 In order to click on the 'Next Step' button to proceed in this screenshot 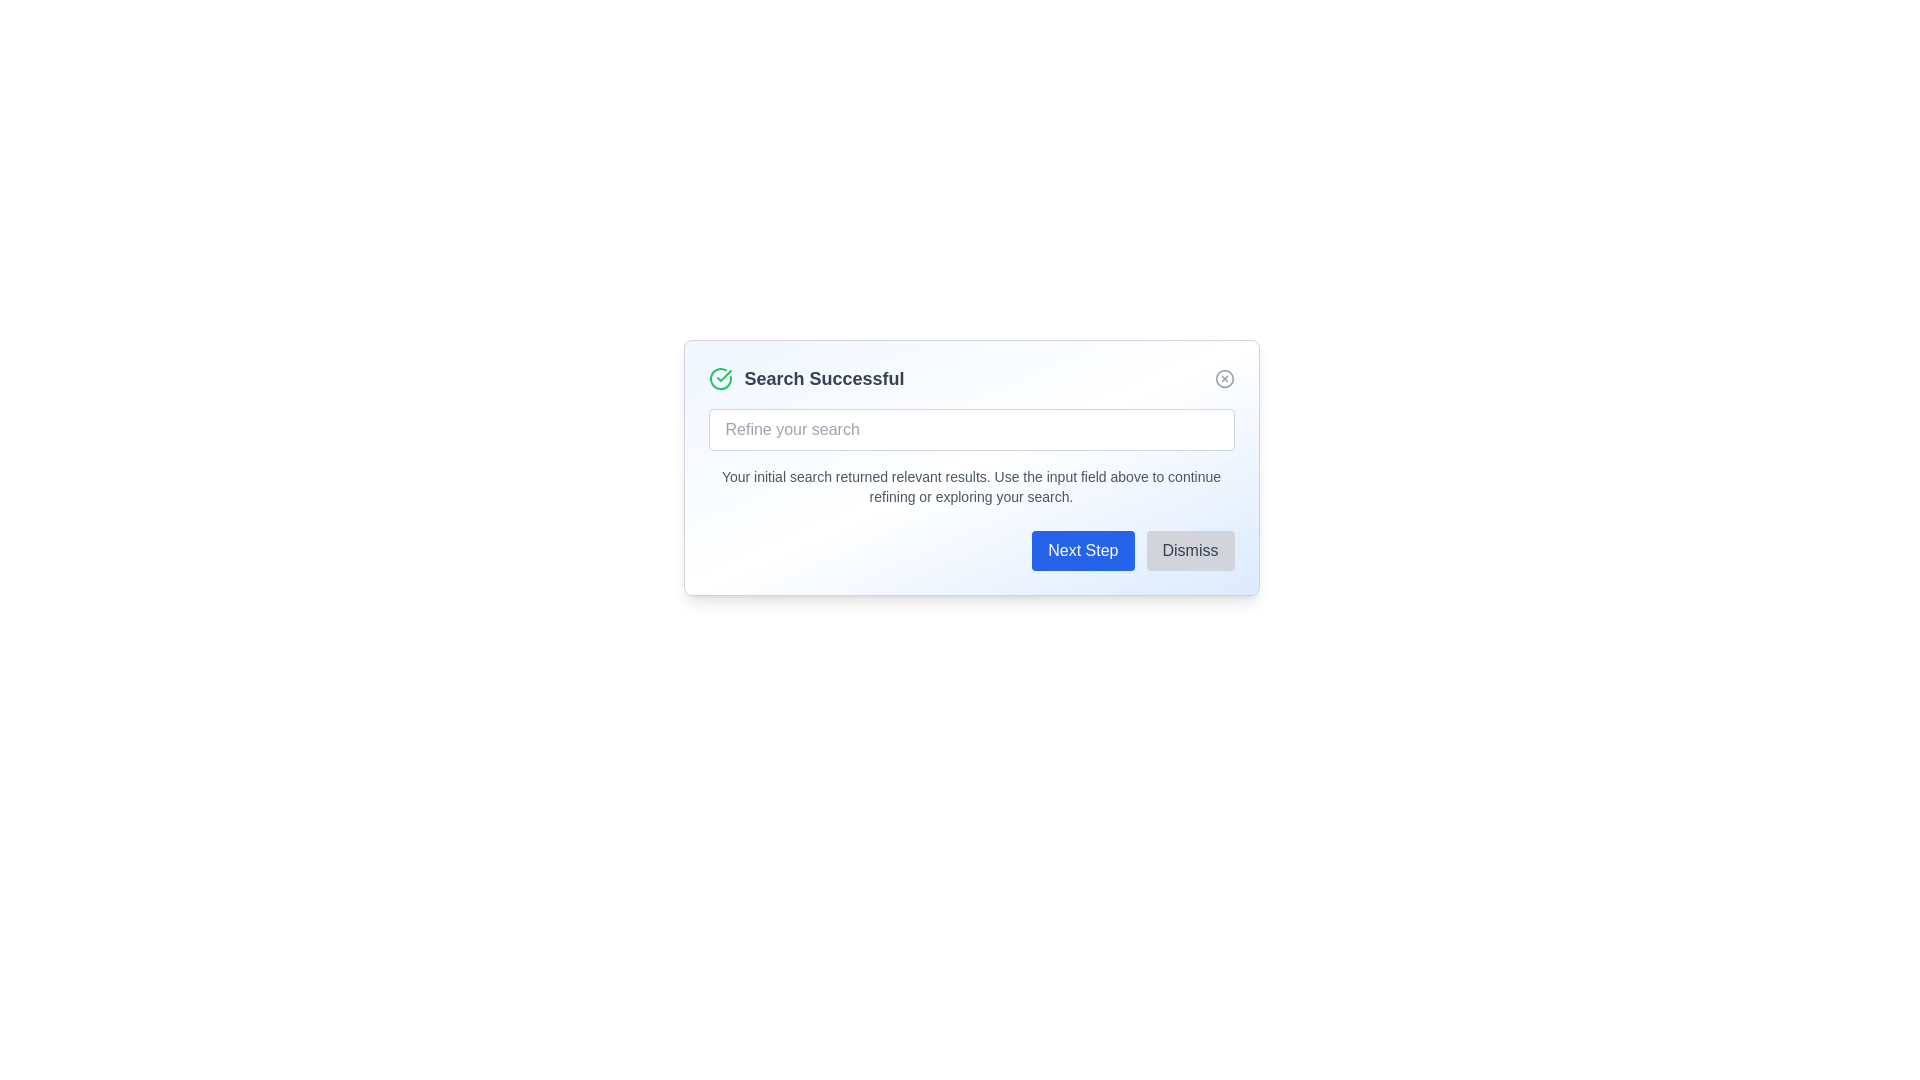, I will do `click(1082, 551)`.